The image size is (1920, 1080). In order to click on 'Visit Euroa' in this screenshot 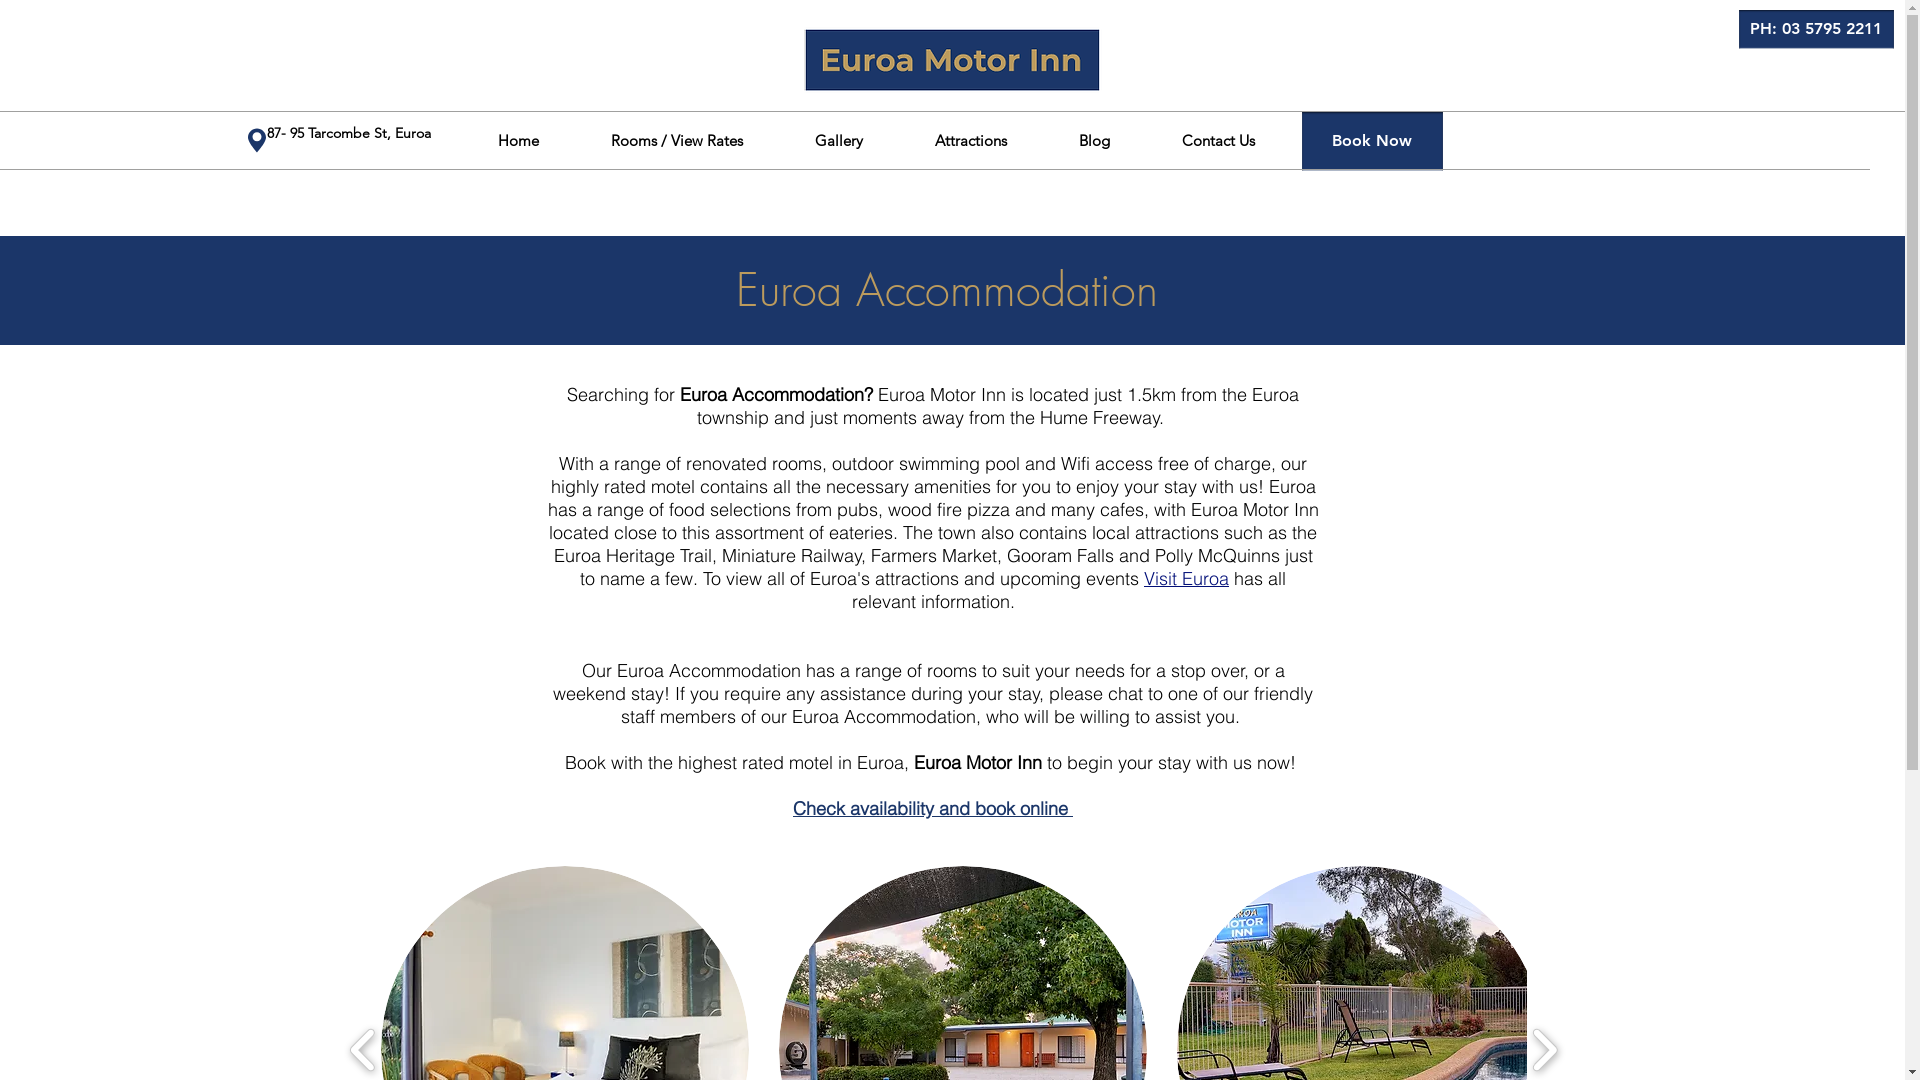, I will do `click(1186, 578)`.